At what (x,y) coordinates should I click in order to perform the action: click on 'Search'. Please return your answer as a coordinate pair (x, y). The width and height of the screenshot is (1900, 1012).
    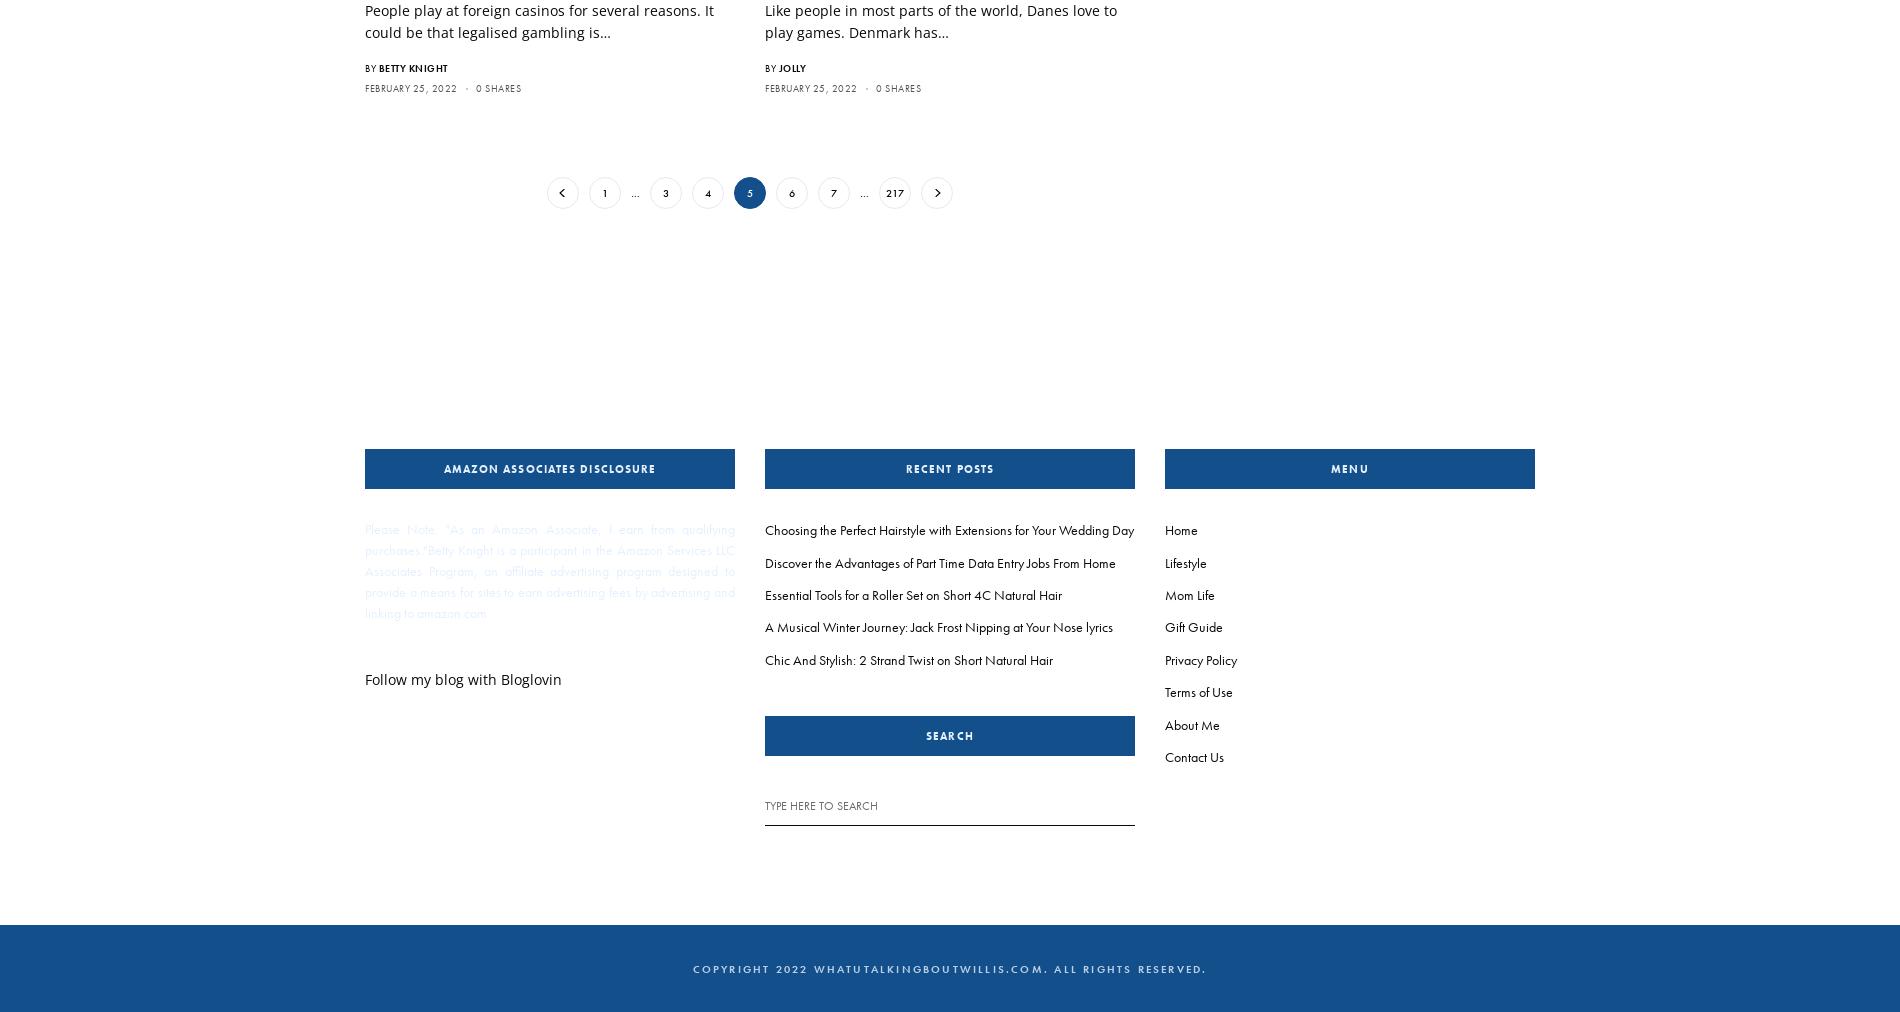
    Looking at the image, I should click on (925, 735).